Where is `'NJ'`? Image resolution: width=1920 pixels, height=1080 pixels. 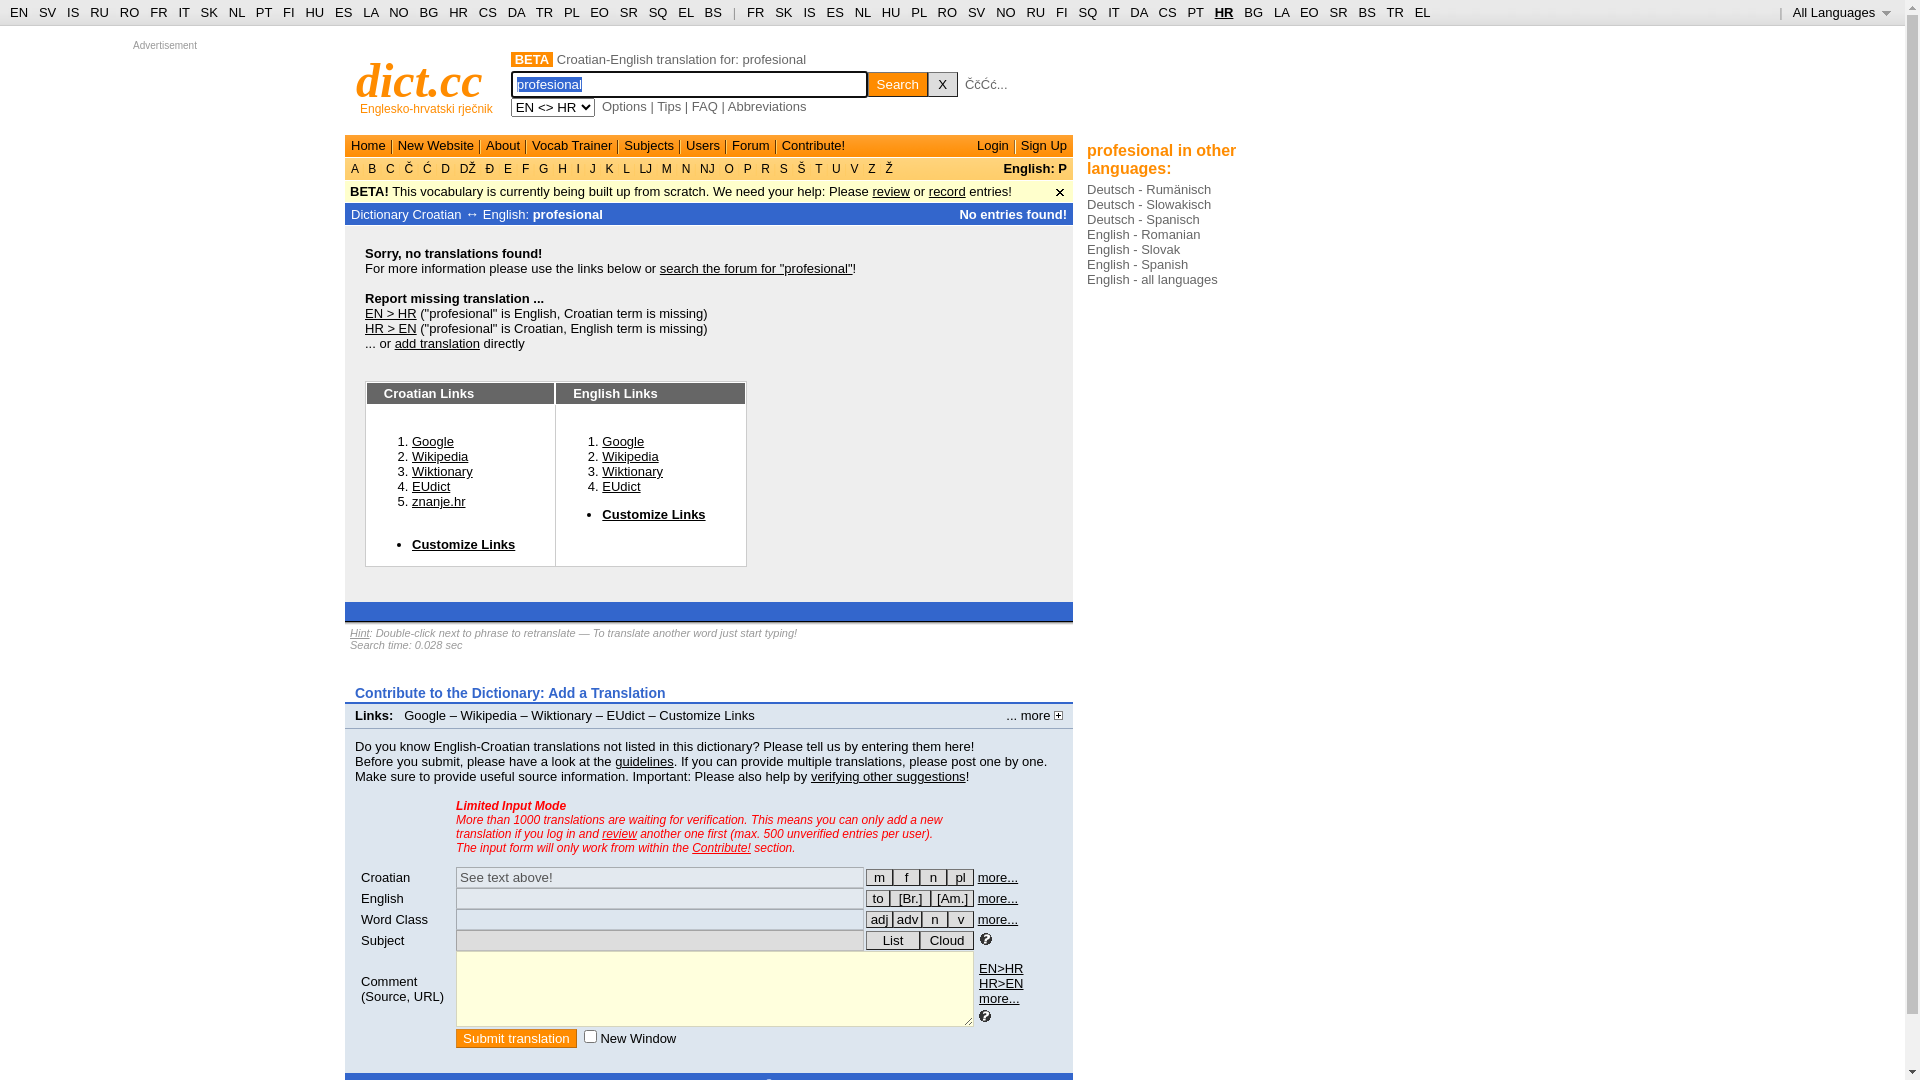
'NJ' is located at coordinates (707, 168).